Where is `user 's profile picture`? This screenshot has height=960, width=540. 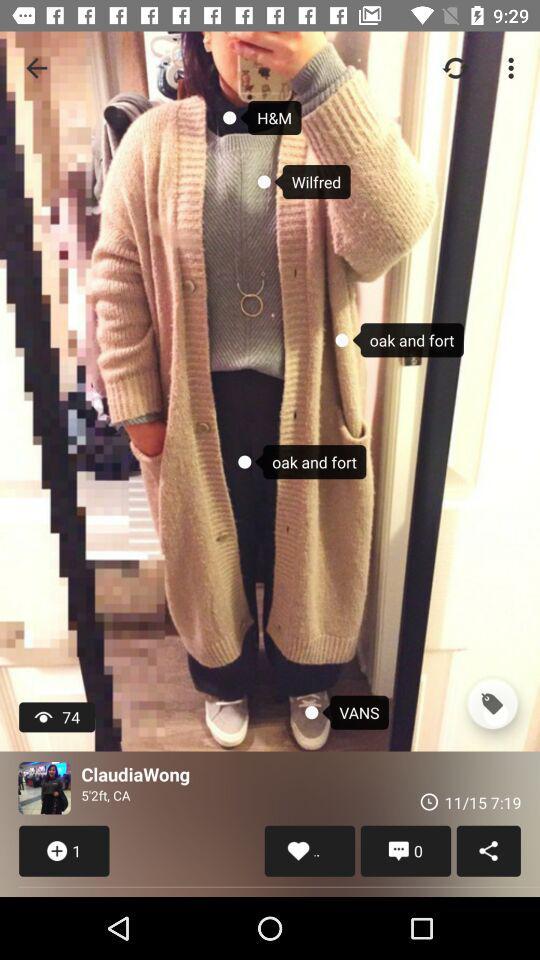
user 's profile picture is located at coordinates (44, 788).